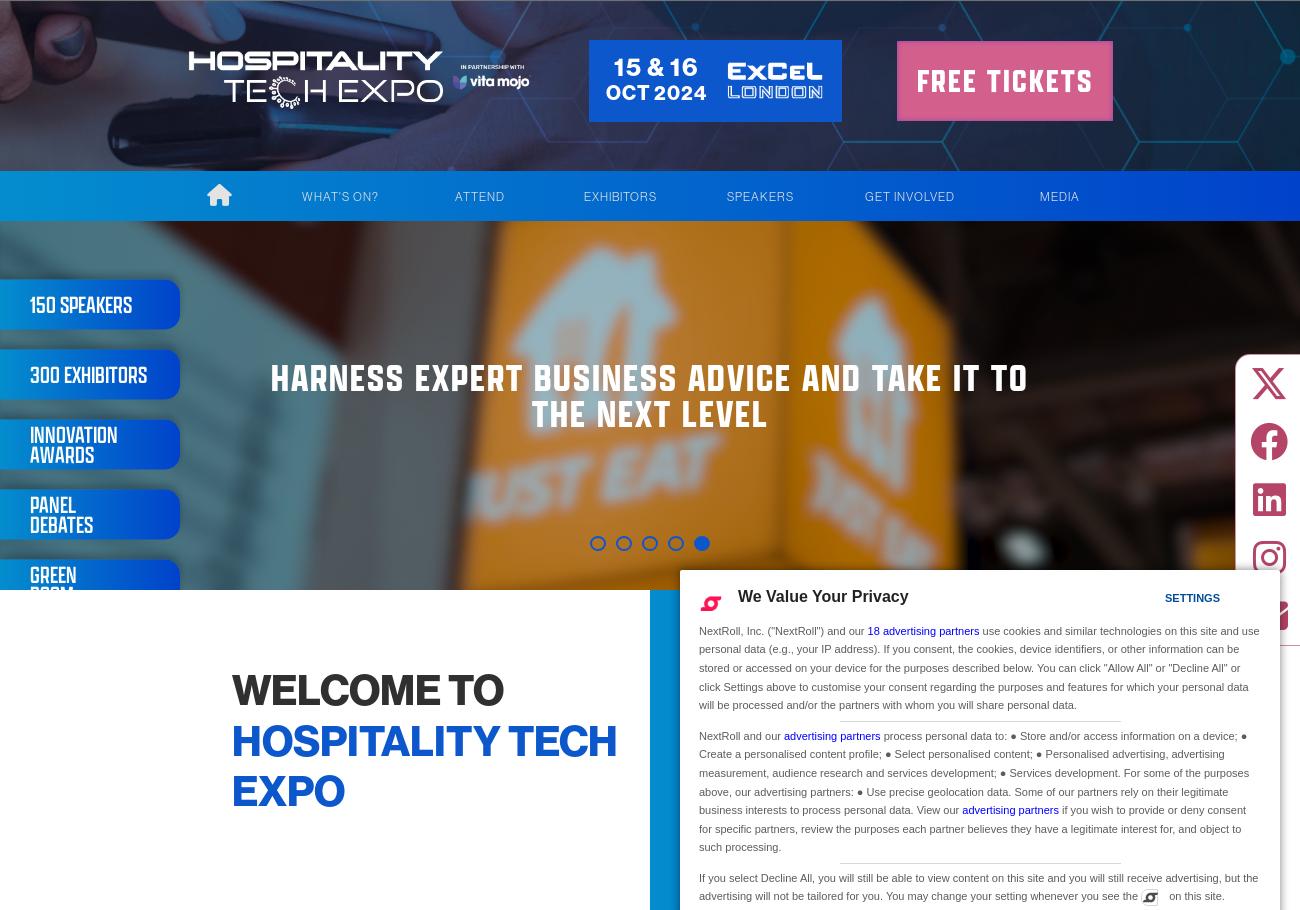 The height and width of the screenshot is (910, 1300). Describe the element at coordinates (1048, 281) in the screenshot. I see `'Show Gallery'` at that location.